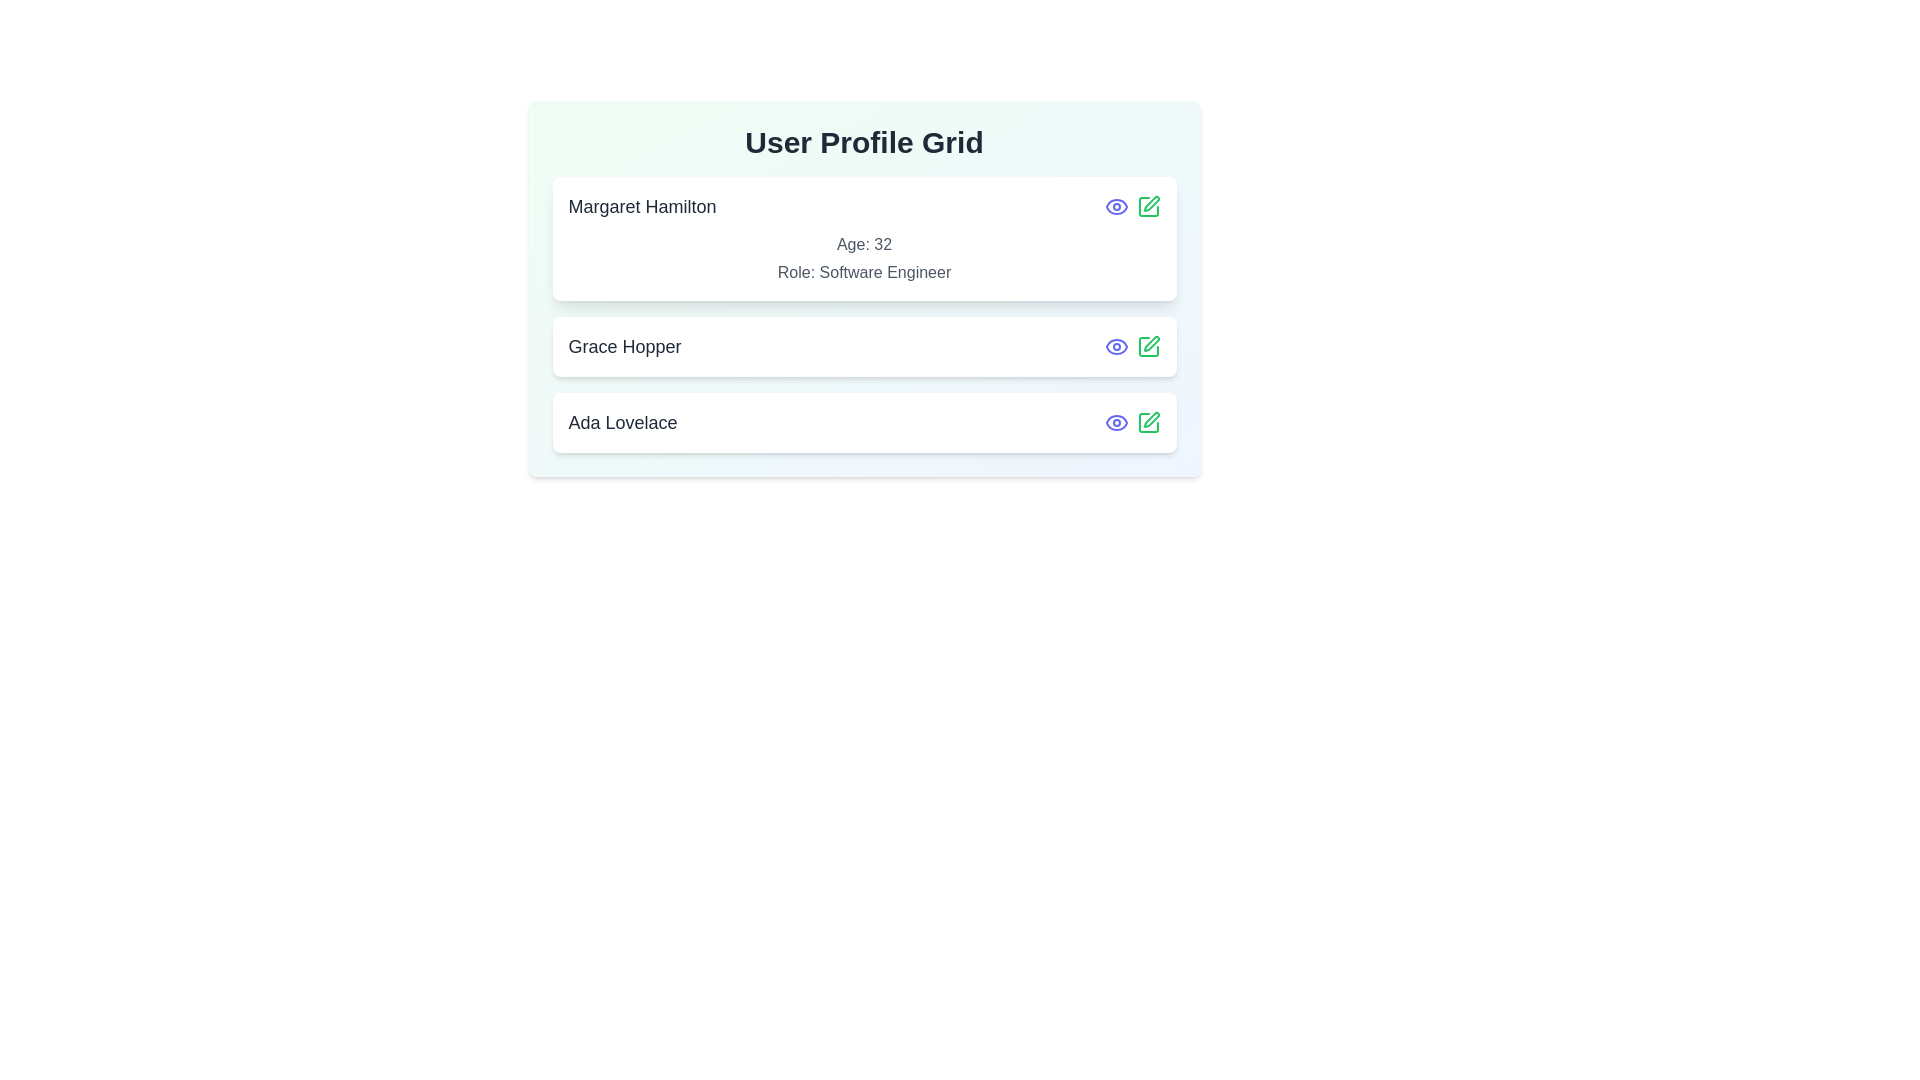 The width and height of the screenshot is (1920, 1080). What do you see at coordinates (622, 422) in the screenshot?
I see `the profile name Ada Lovelace by clicking on it` at bounding box center [622, 422].